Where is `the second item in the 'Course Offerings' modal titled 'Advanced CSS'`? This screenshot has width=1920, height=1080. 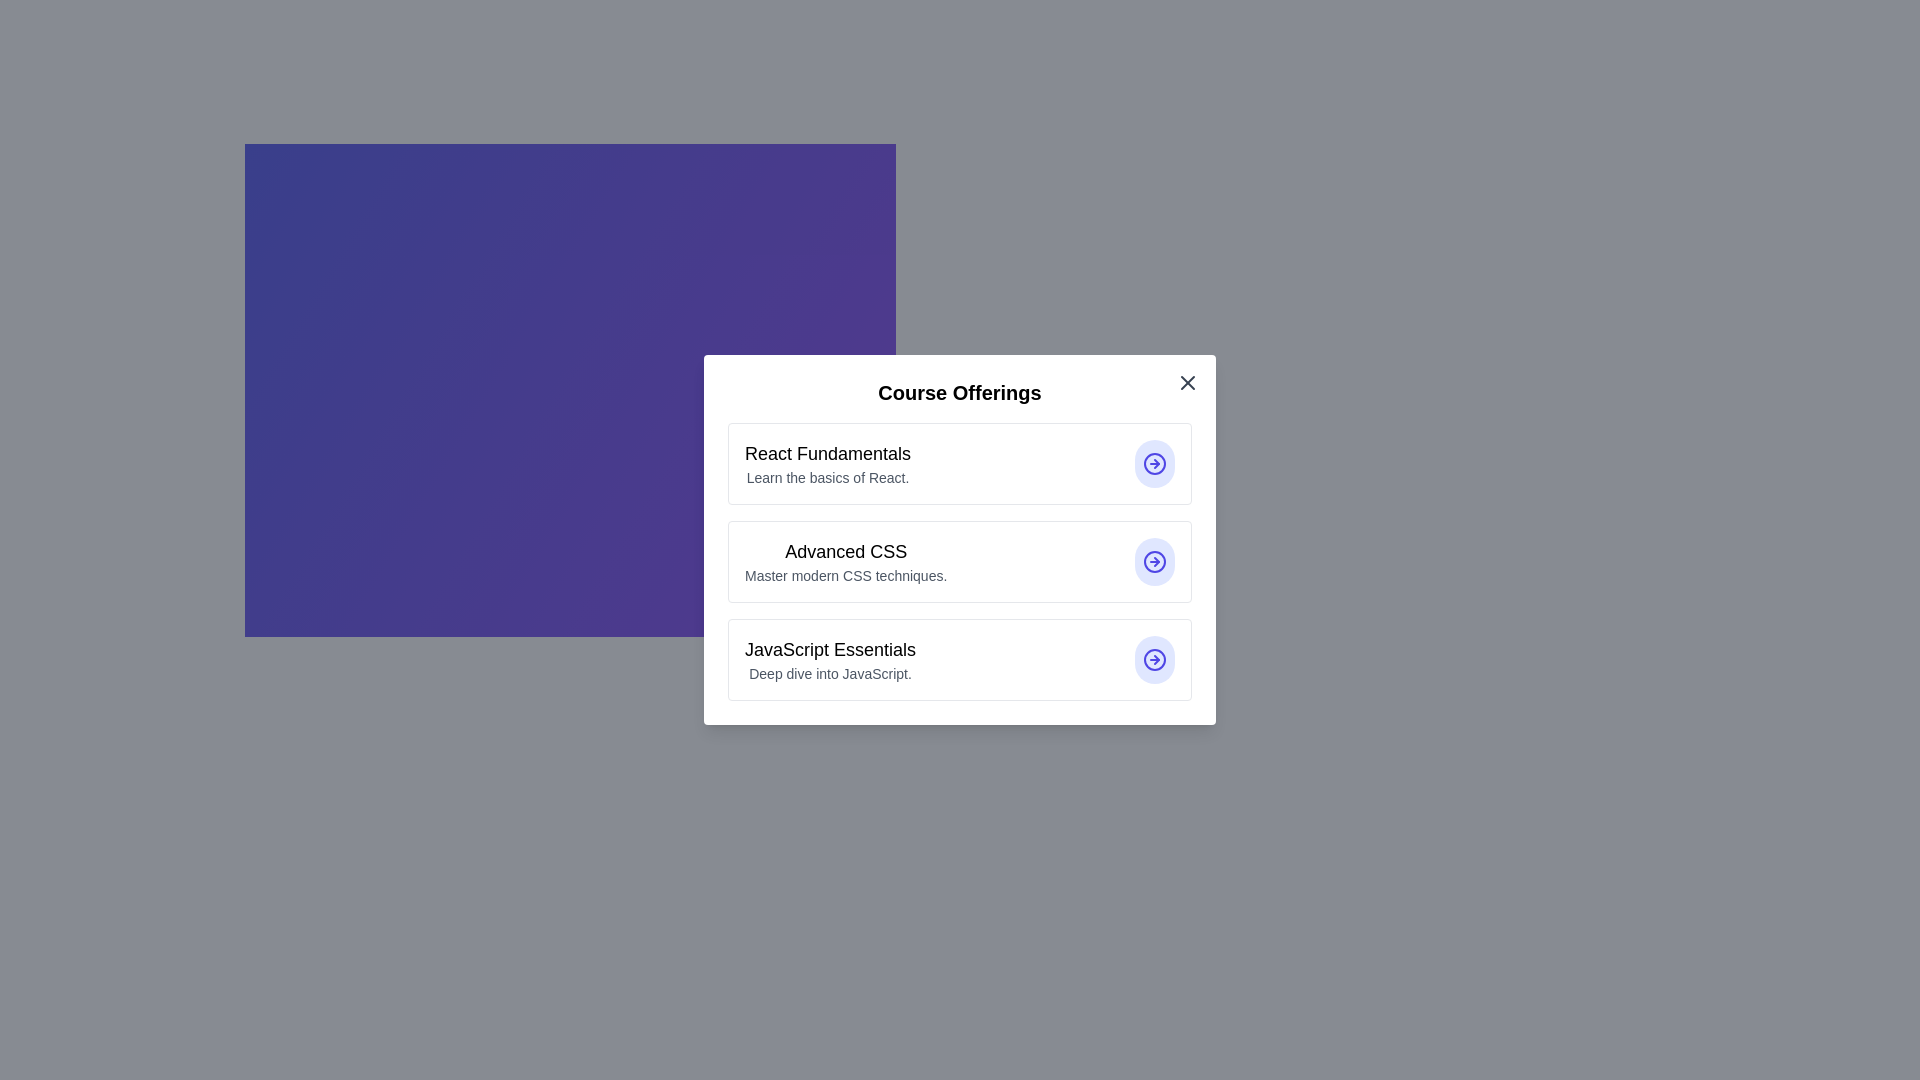 the second item in the 'Course Offerings' modal titled 'Advanced CSS' is located at coordinates (960, 562).